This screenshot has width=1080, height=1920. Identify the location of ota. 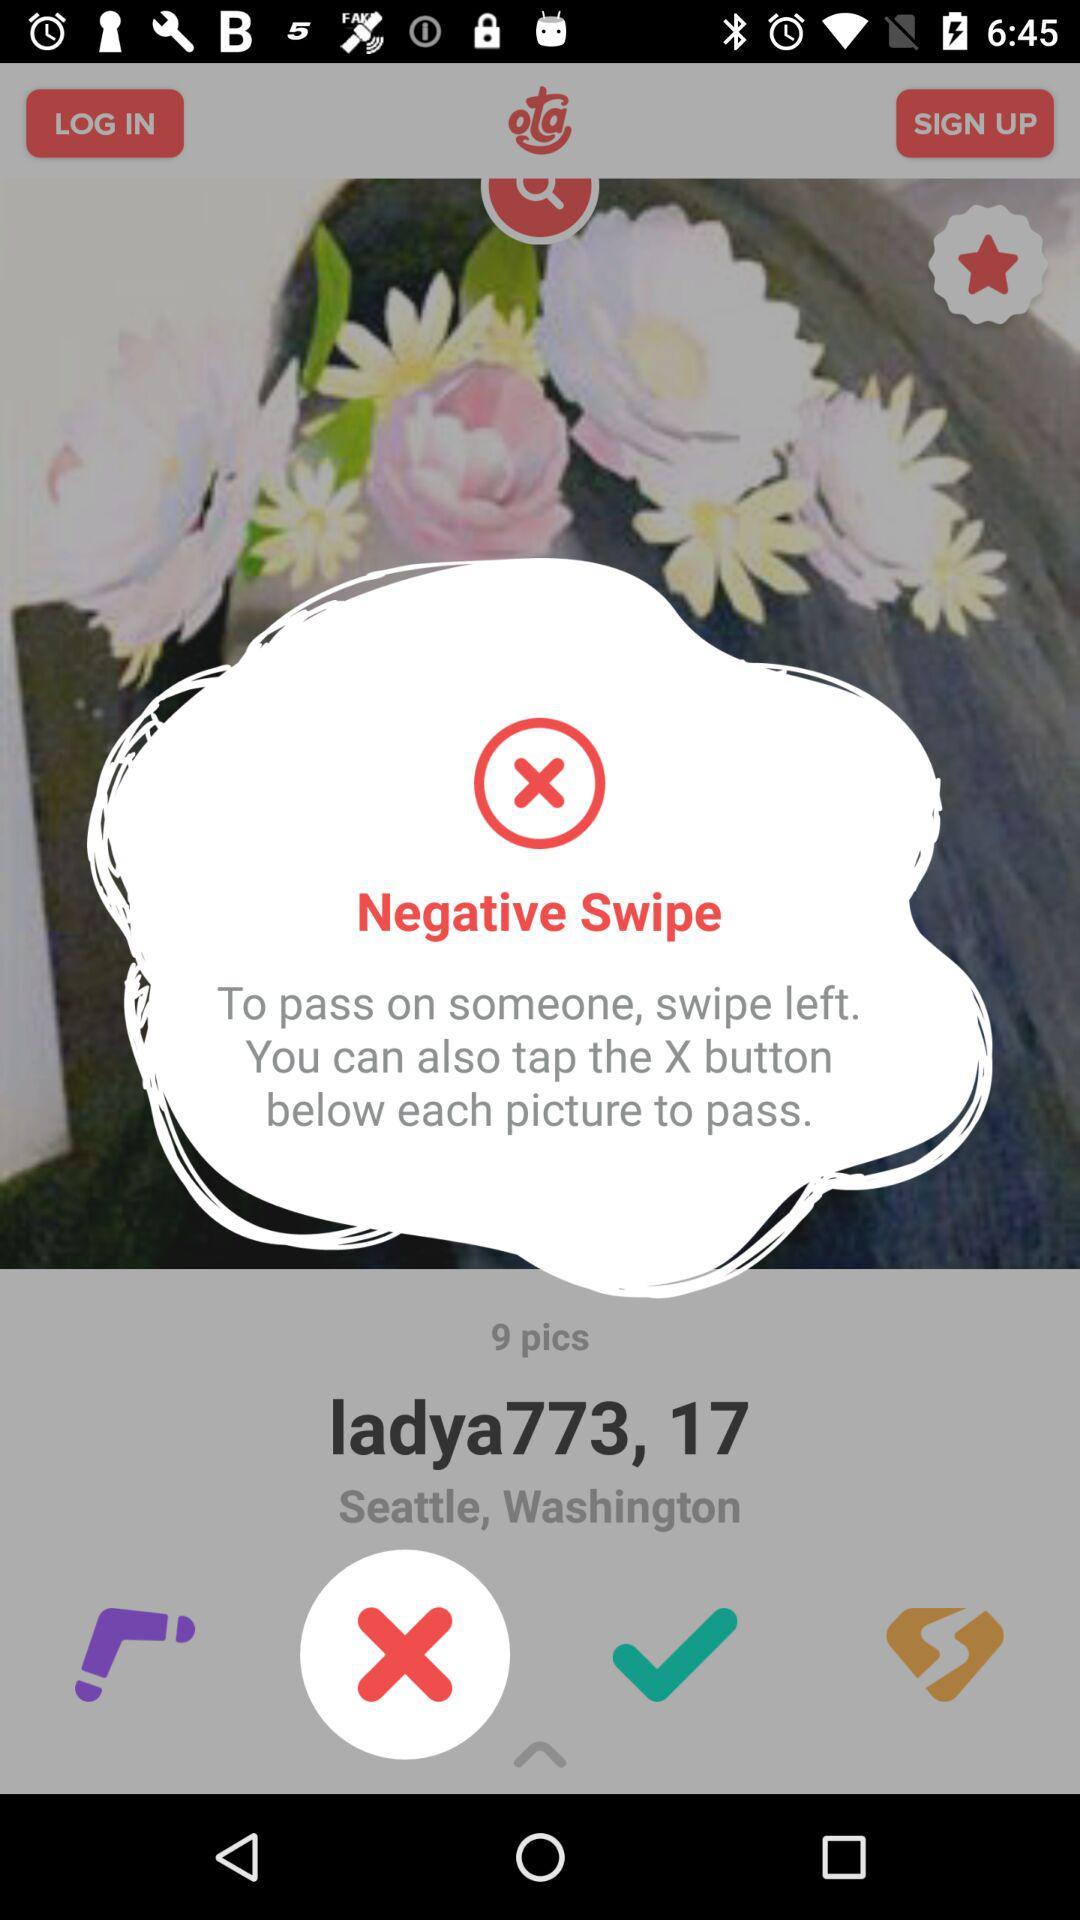
(540, 119).